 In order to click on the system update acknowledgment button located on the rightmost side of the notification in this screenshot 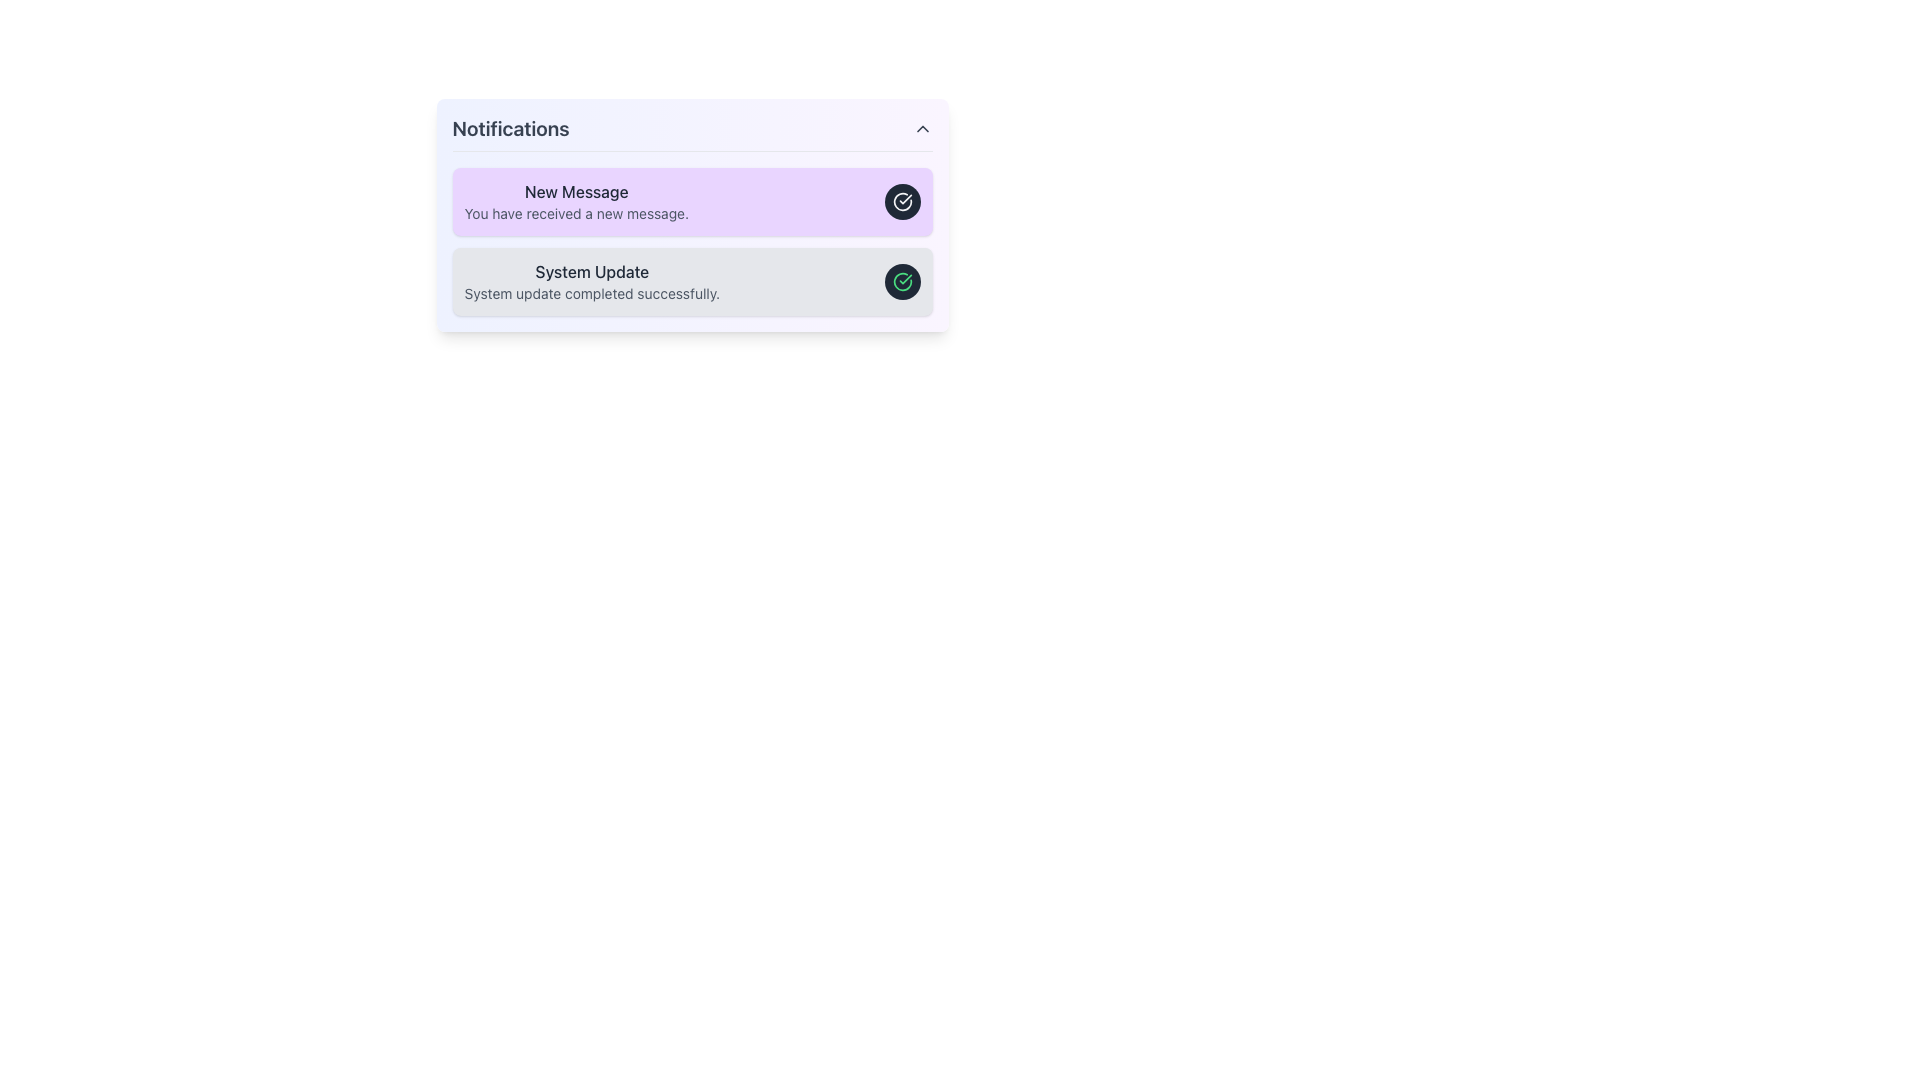, I will do `click(901, 281)`.